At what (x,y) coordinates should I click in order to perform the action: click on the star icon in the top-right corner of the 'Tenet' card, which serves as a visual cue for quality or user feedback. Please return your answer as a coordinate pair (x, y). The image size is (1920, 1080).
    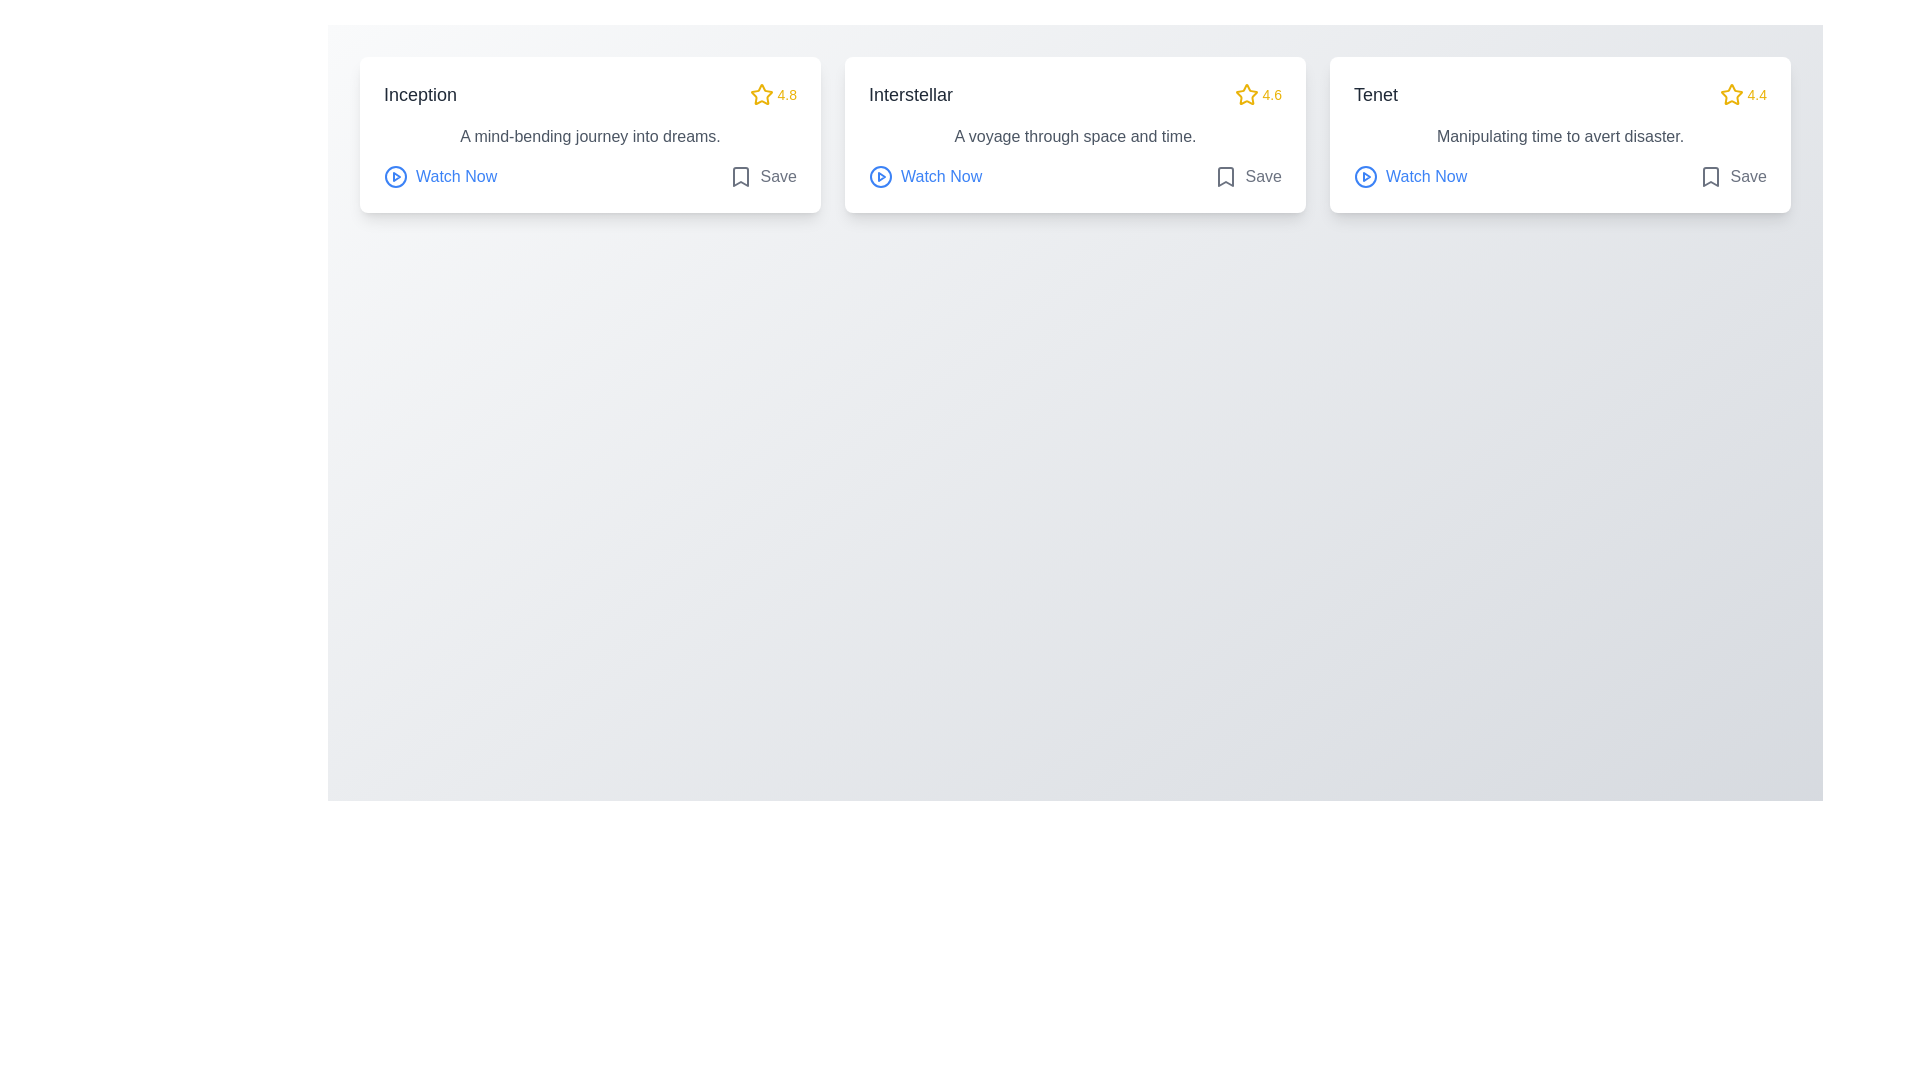
    Looking at the image, I should click on (1730, 95).